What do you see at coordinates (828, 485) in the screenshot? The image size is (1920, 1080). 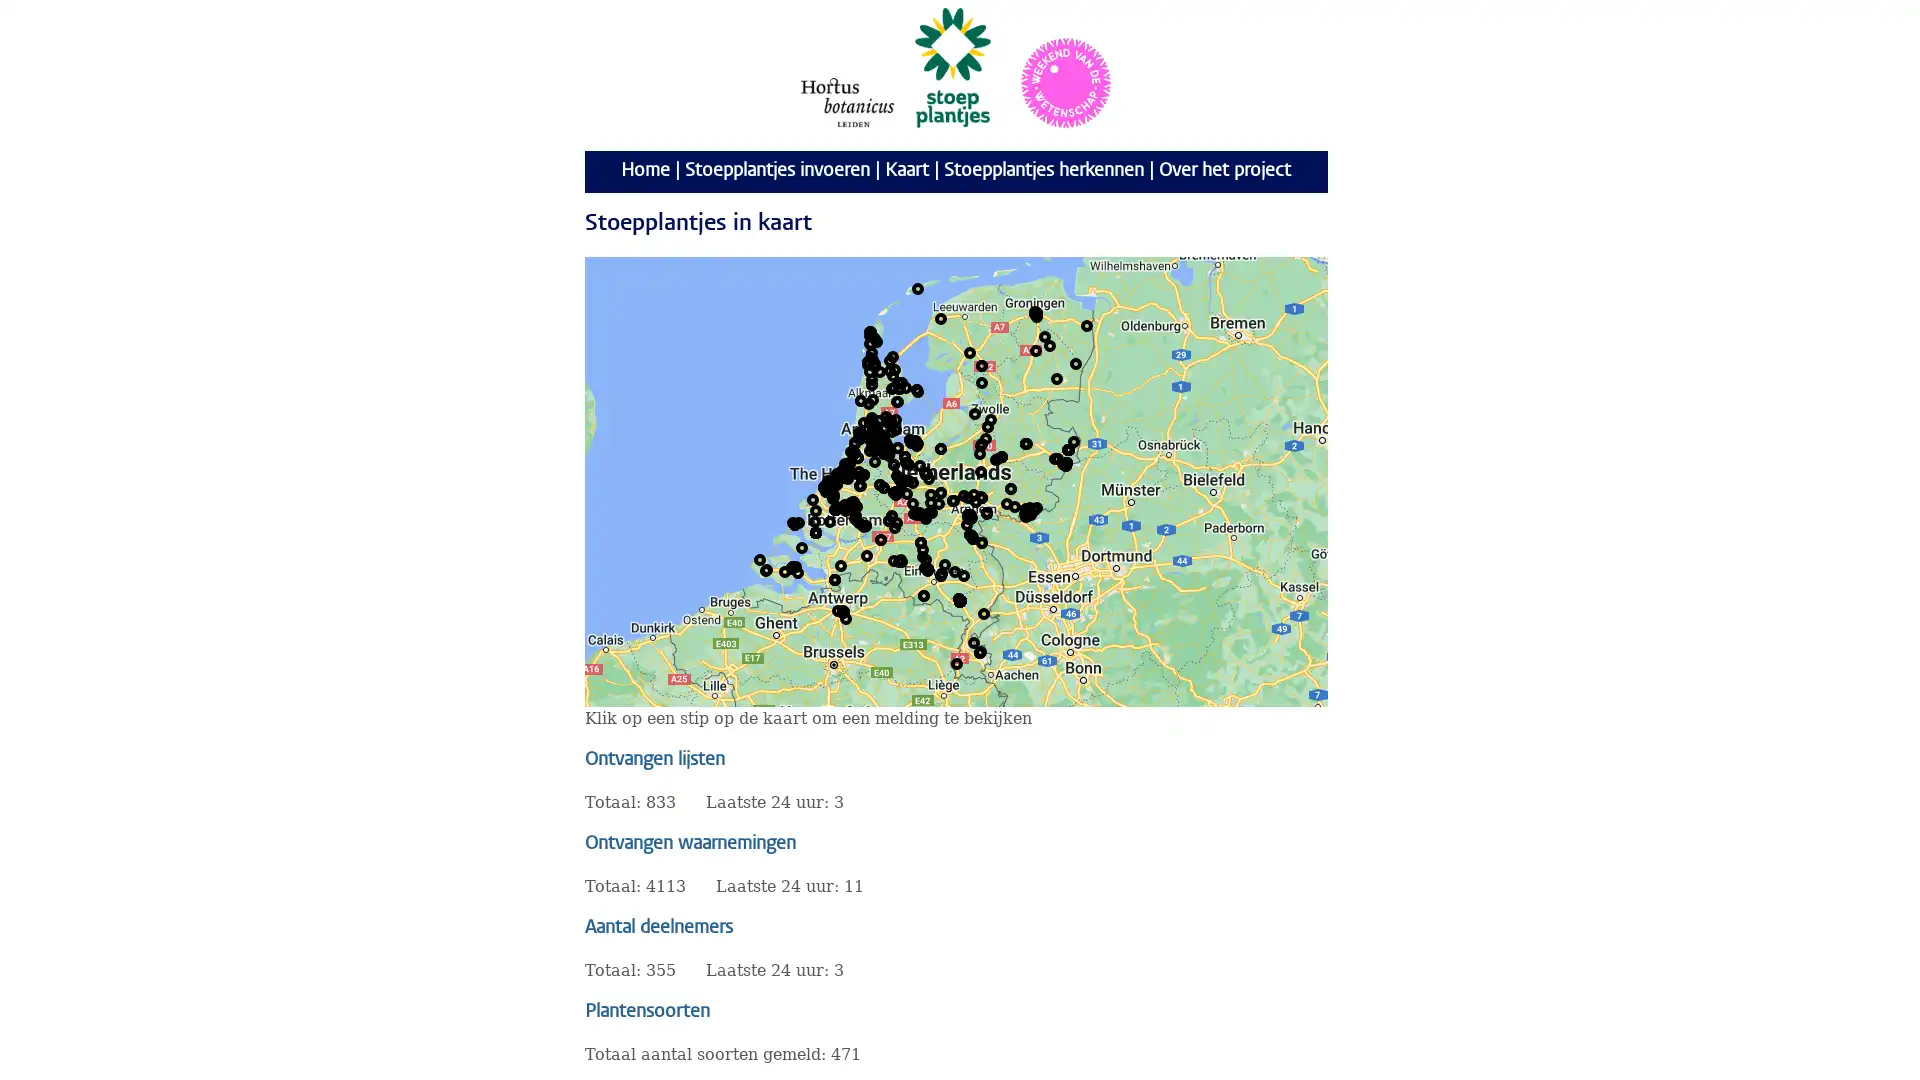 I see `Telling van op 31 maart 2022` at bounding box center [828, 485].